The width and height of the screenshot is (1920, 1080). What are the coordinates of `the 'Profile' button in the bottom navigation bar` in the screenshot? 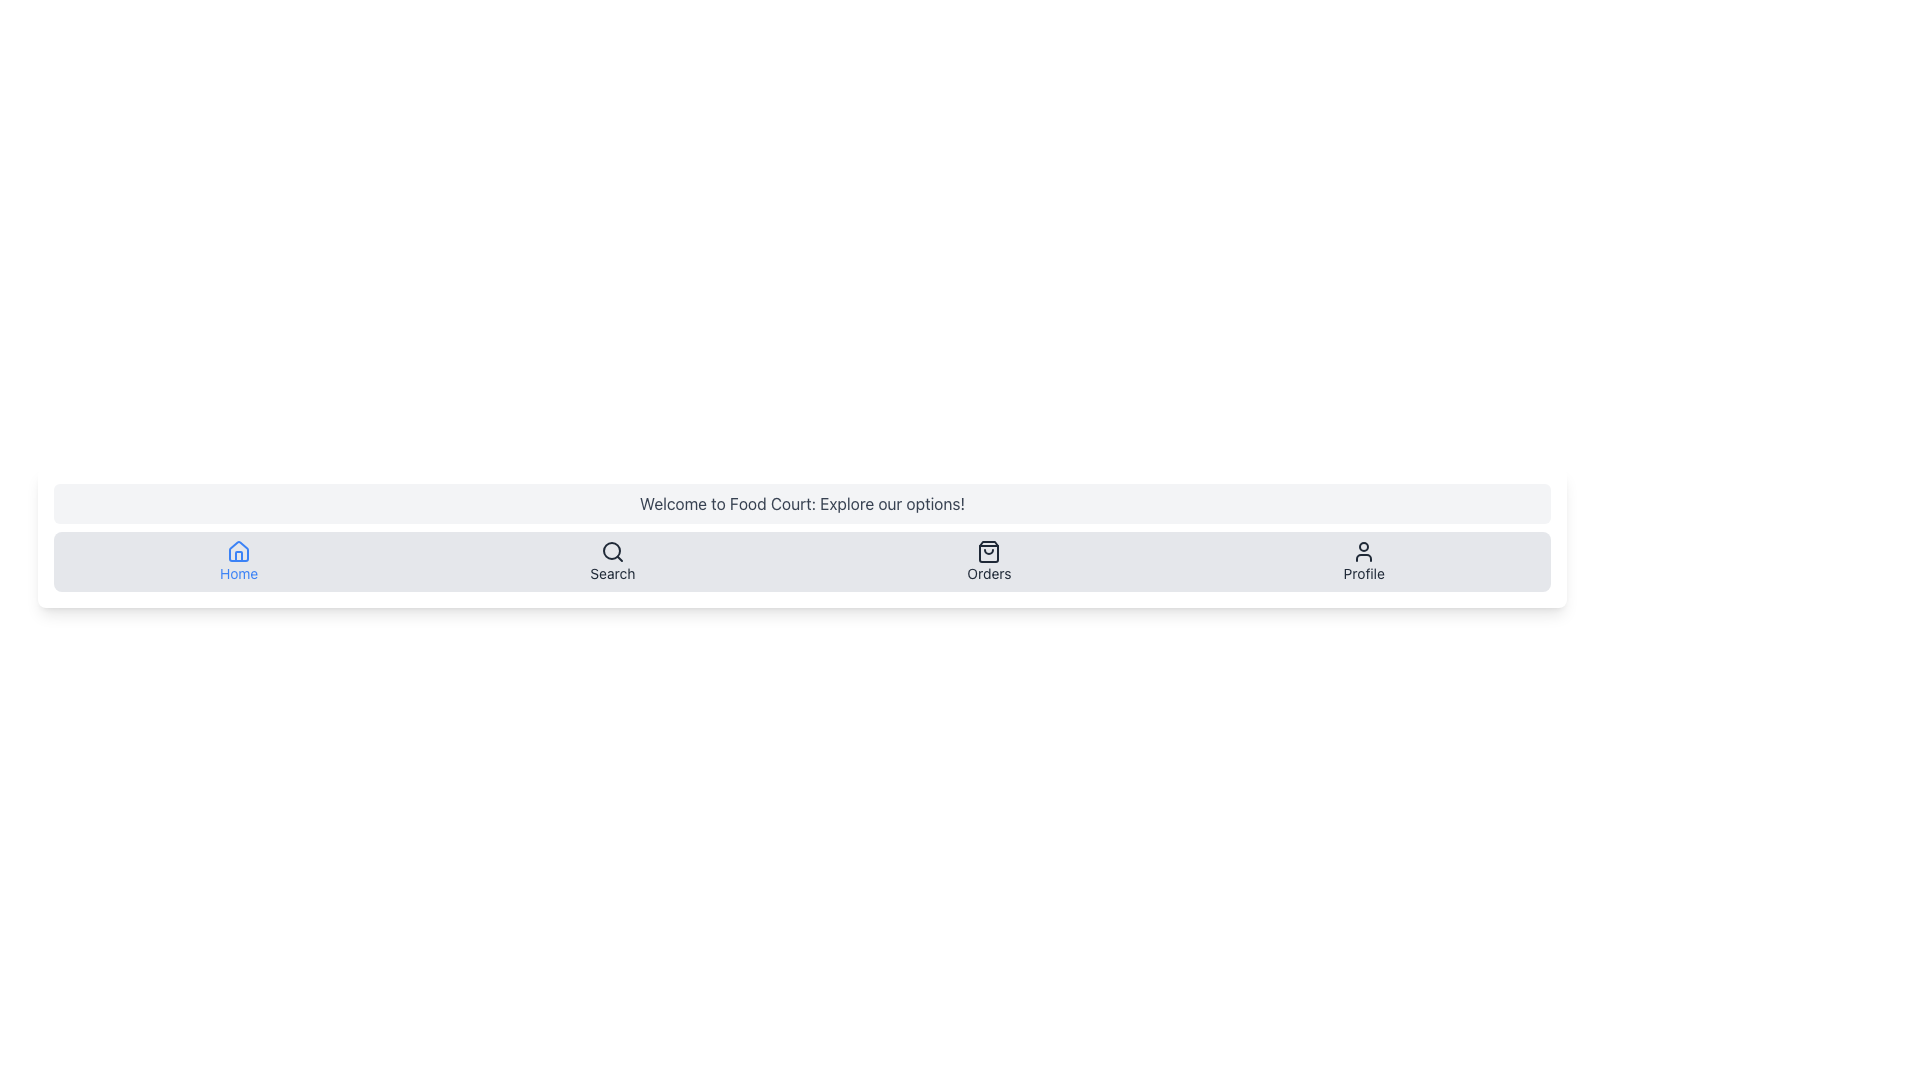 It's located at (1363, 562).